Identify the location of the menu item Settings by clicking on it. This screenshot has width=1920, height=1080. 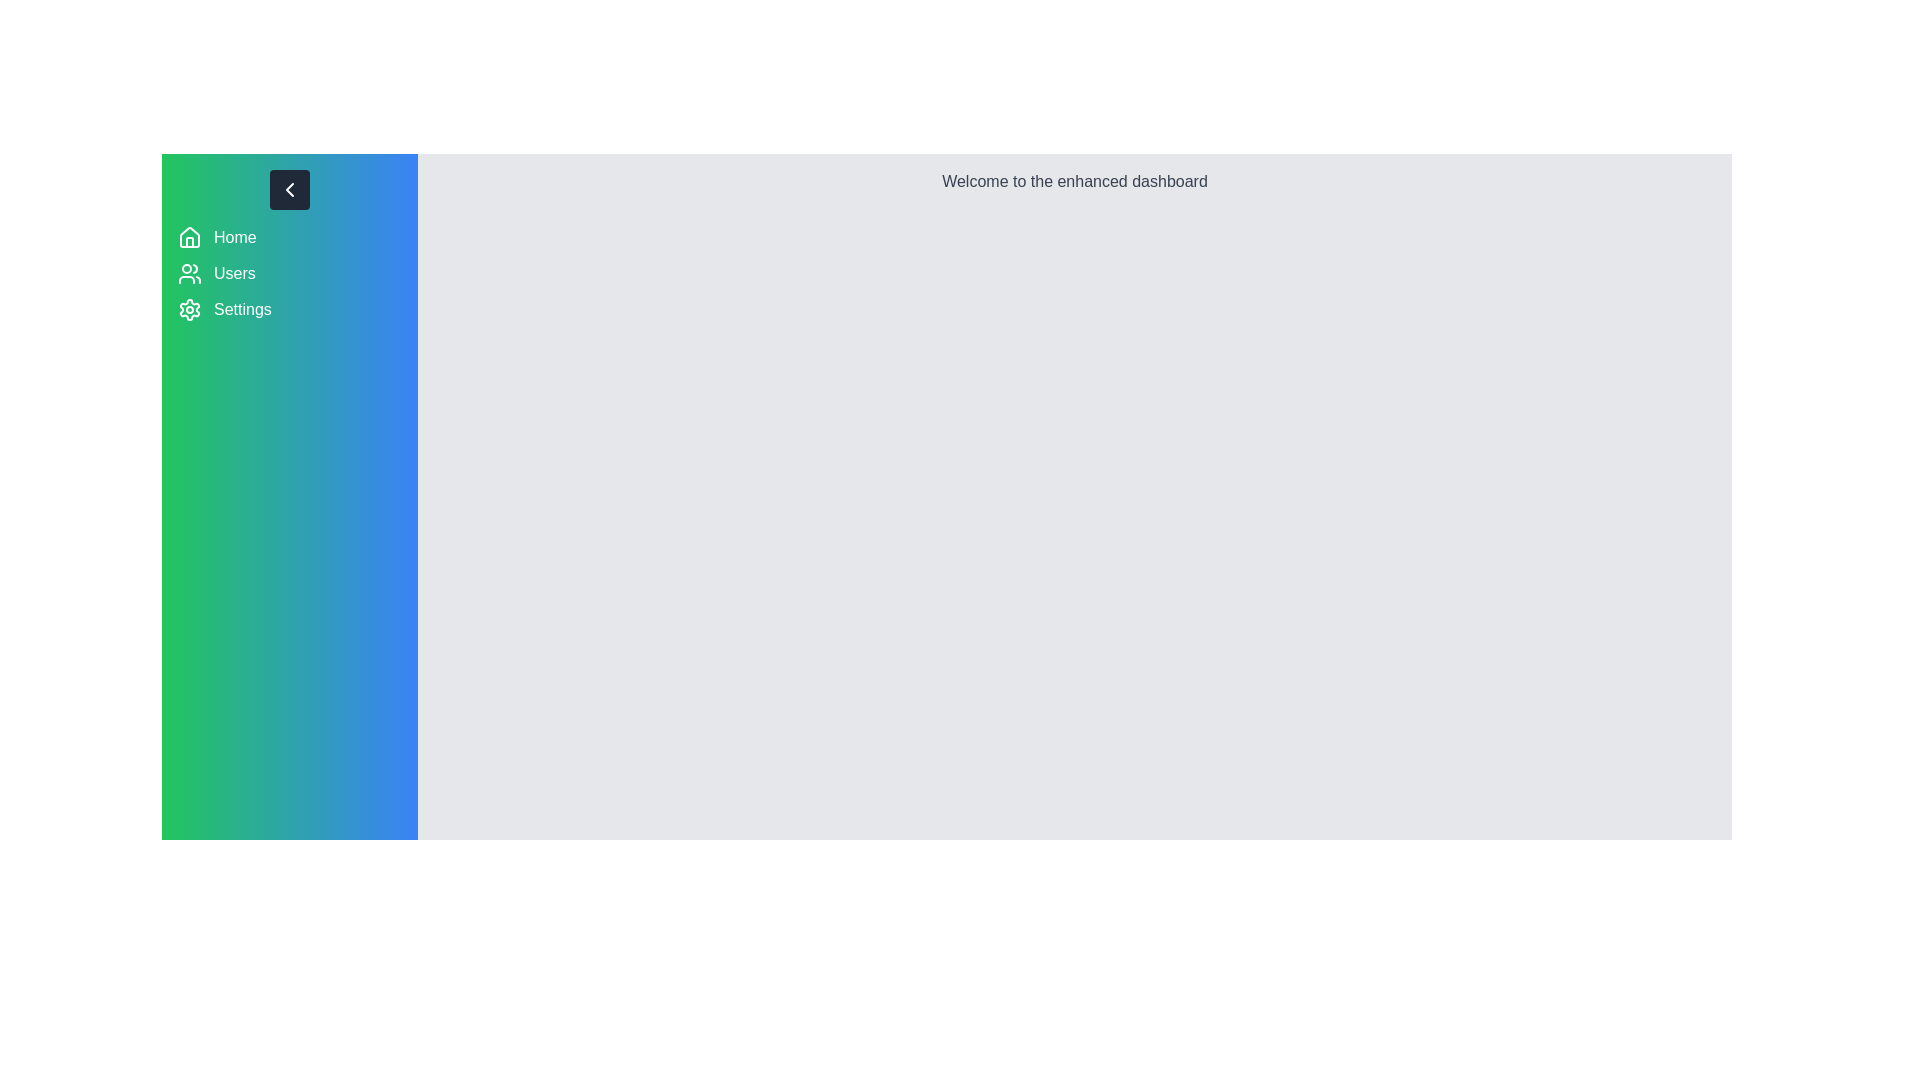
(288, 309).